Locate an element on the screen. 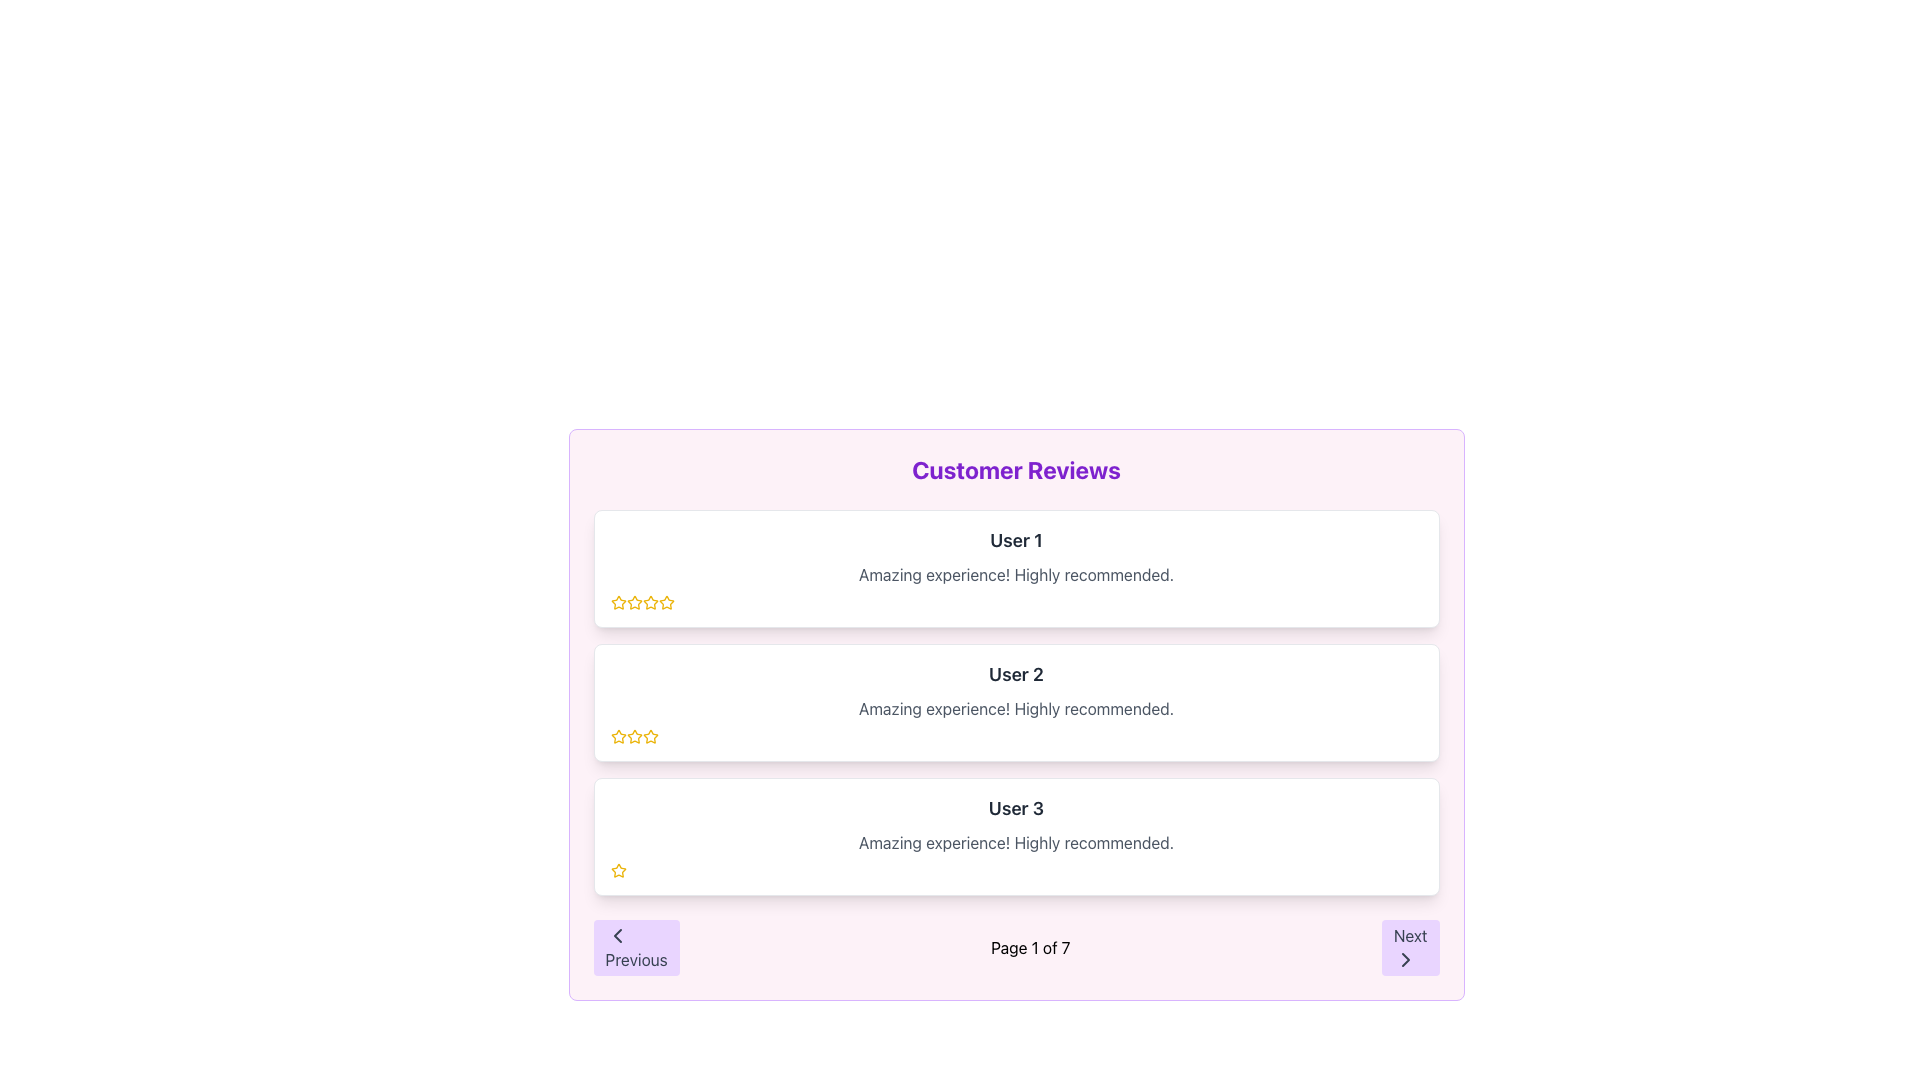 Image resolution: width=1920 pixels, height=1080 pixels. the text block displaying user-provided review comments located beneath 'User 3' and above the rating to read the details is located at coordinates (1016, 843).